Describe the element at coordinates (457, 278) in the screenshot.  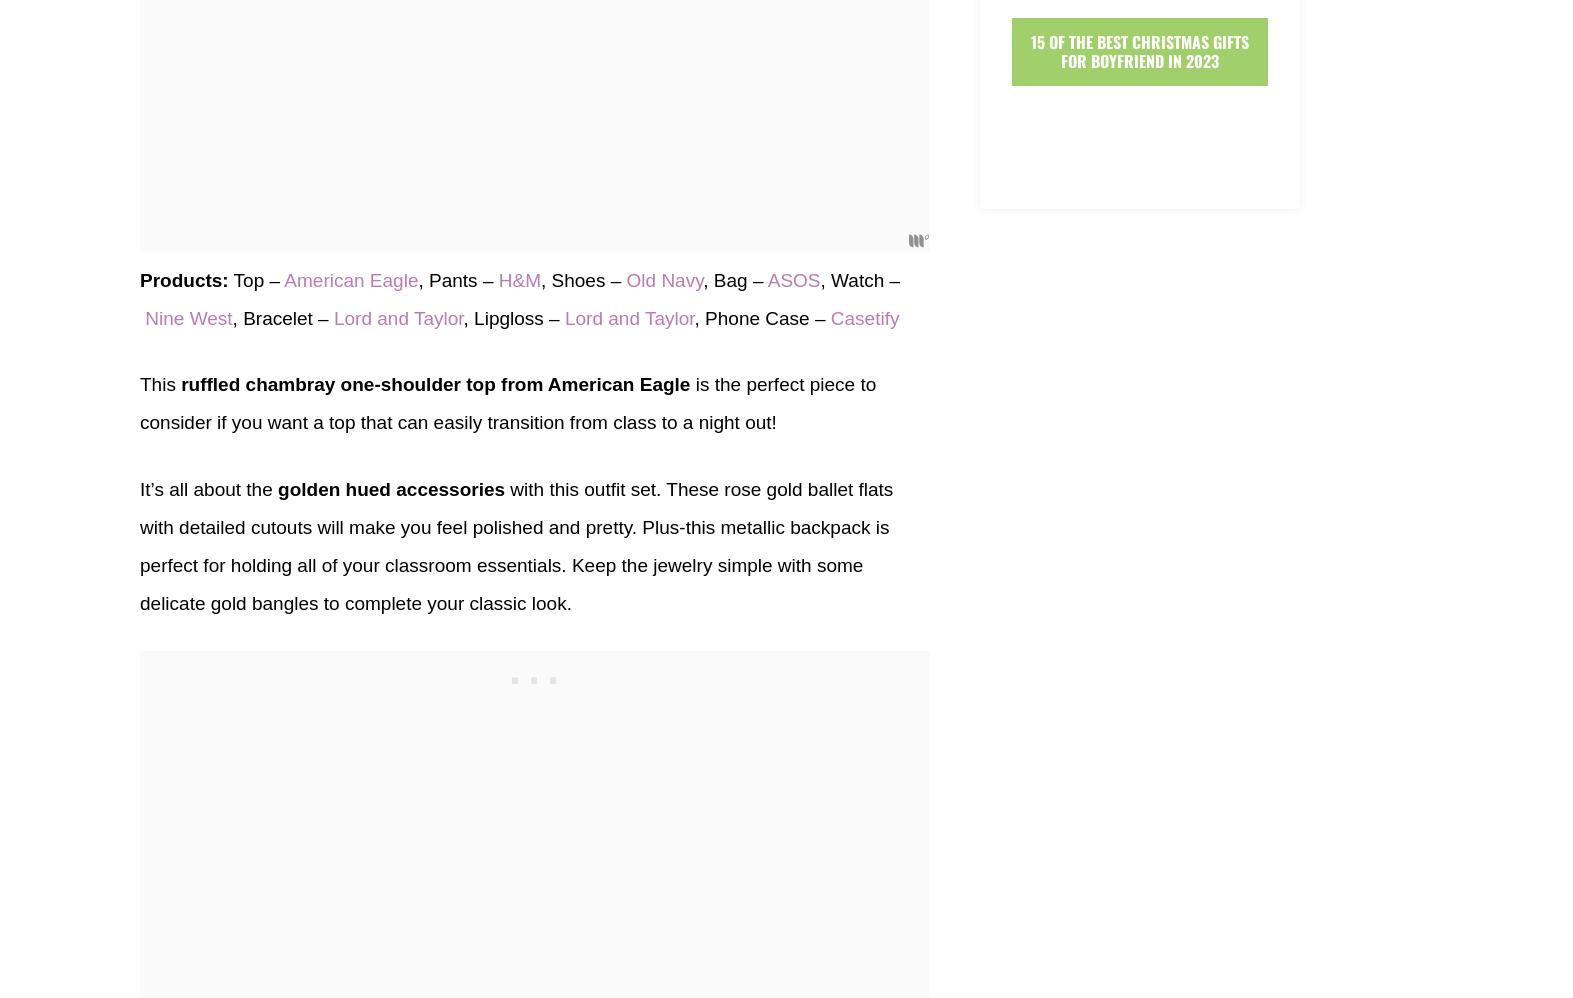
I see `', Pants –'` at that location.